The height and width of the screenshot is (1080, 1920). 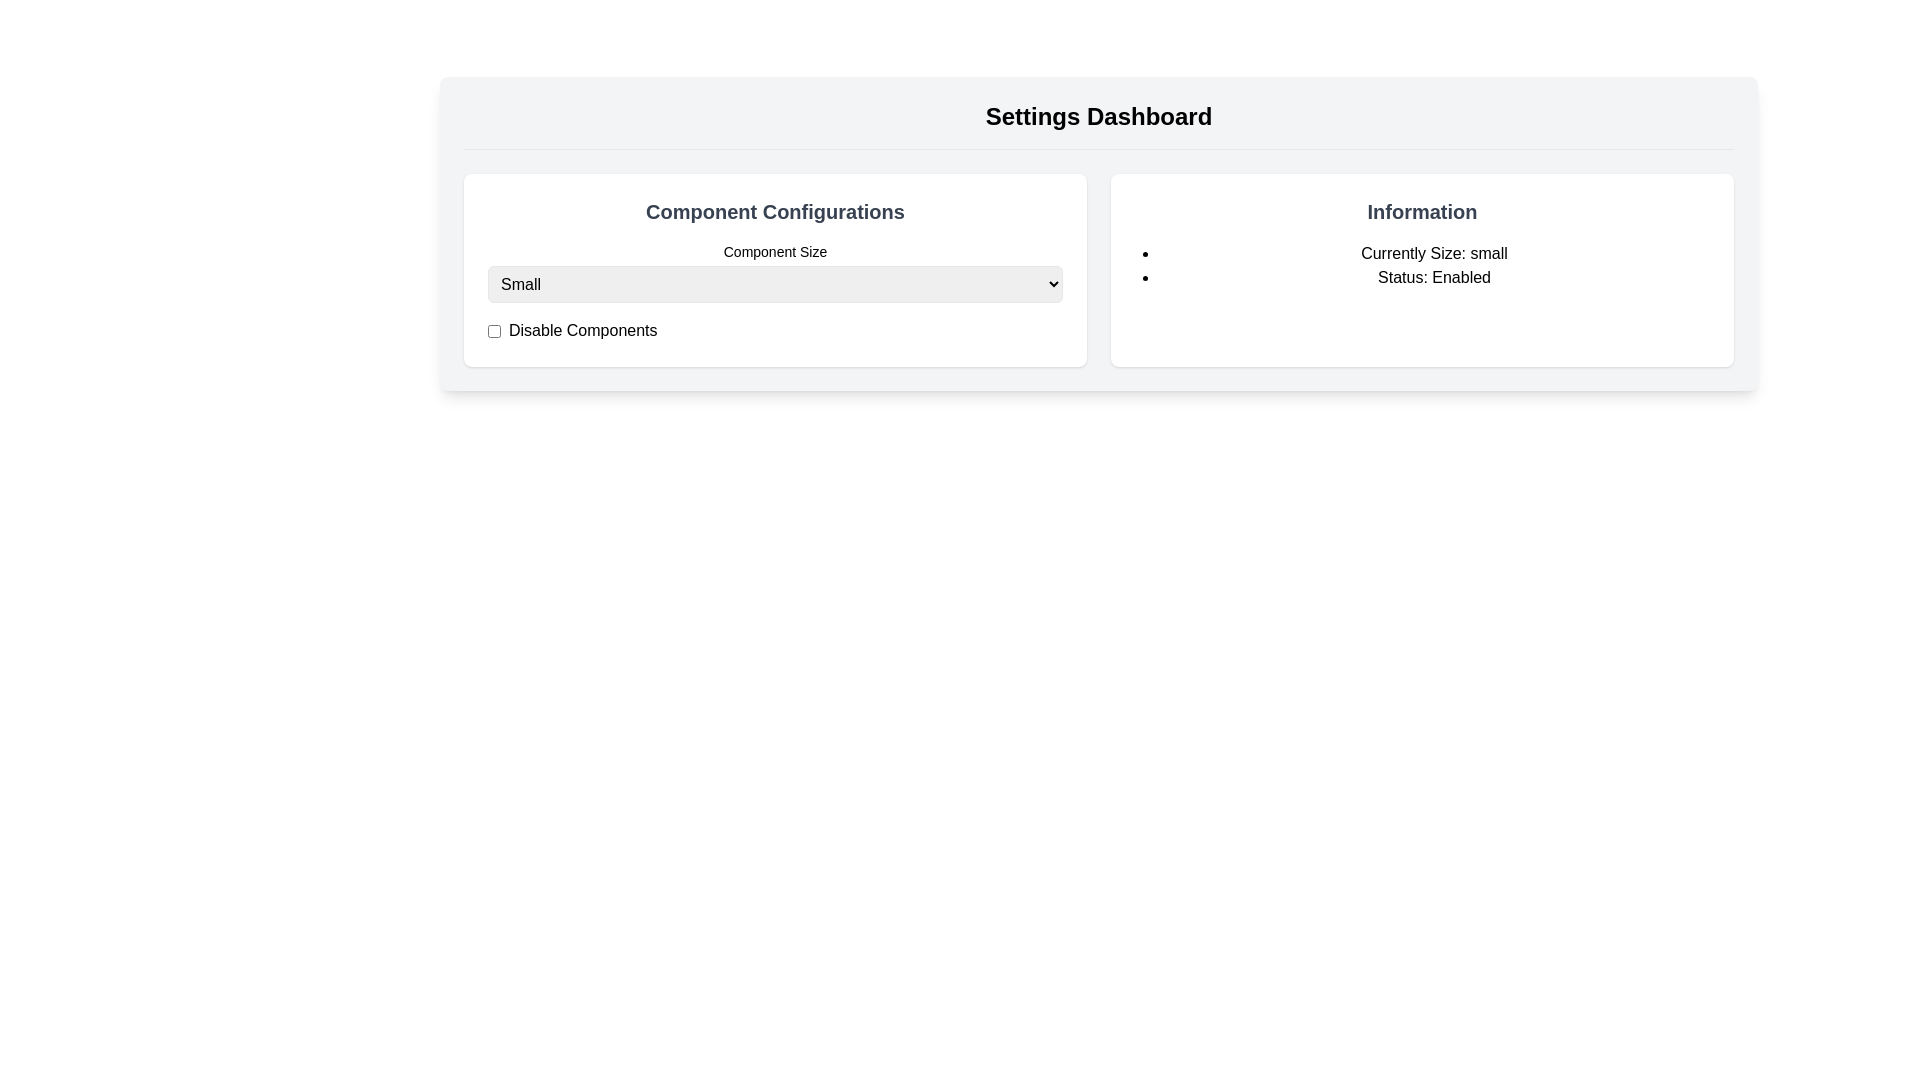 What do you see at coordinates (1433, 253) in the screenshot?
I see `the static text label that informs the user about the current size setting, located in the right section of the interface under the 'Information' header, and positioned above the sibling text 'Status: Enabled'` at bounding box center [1433, 253].